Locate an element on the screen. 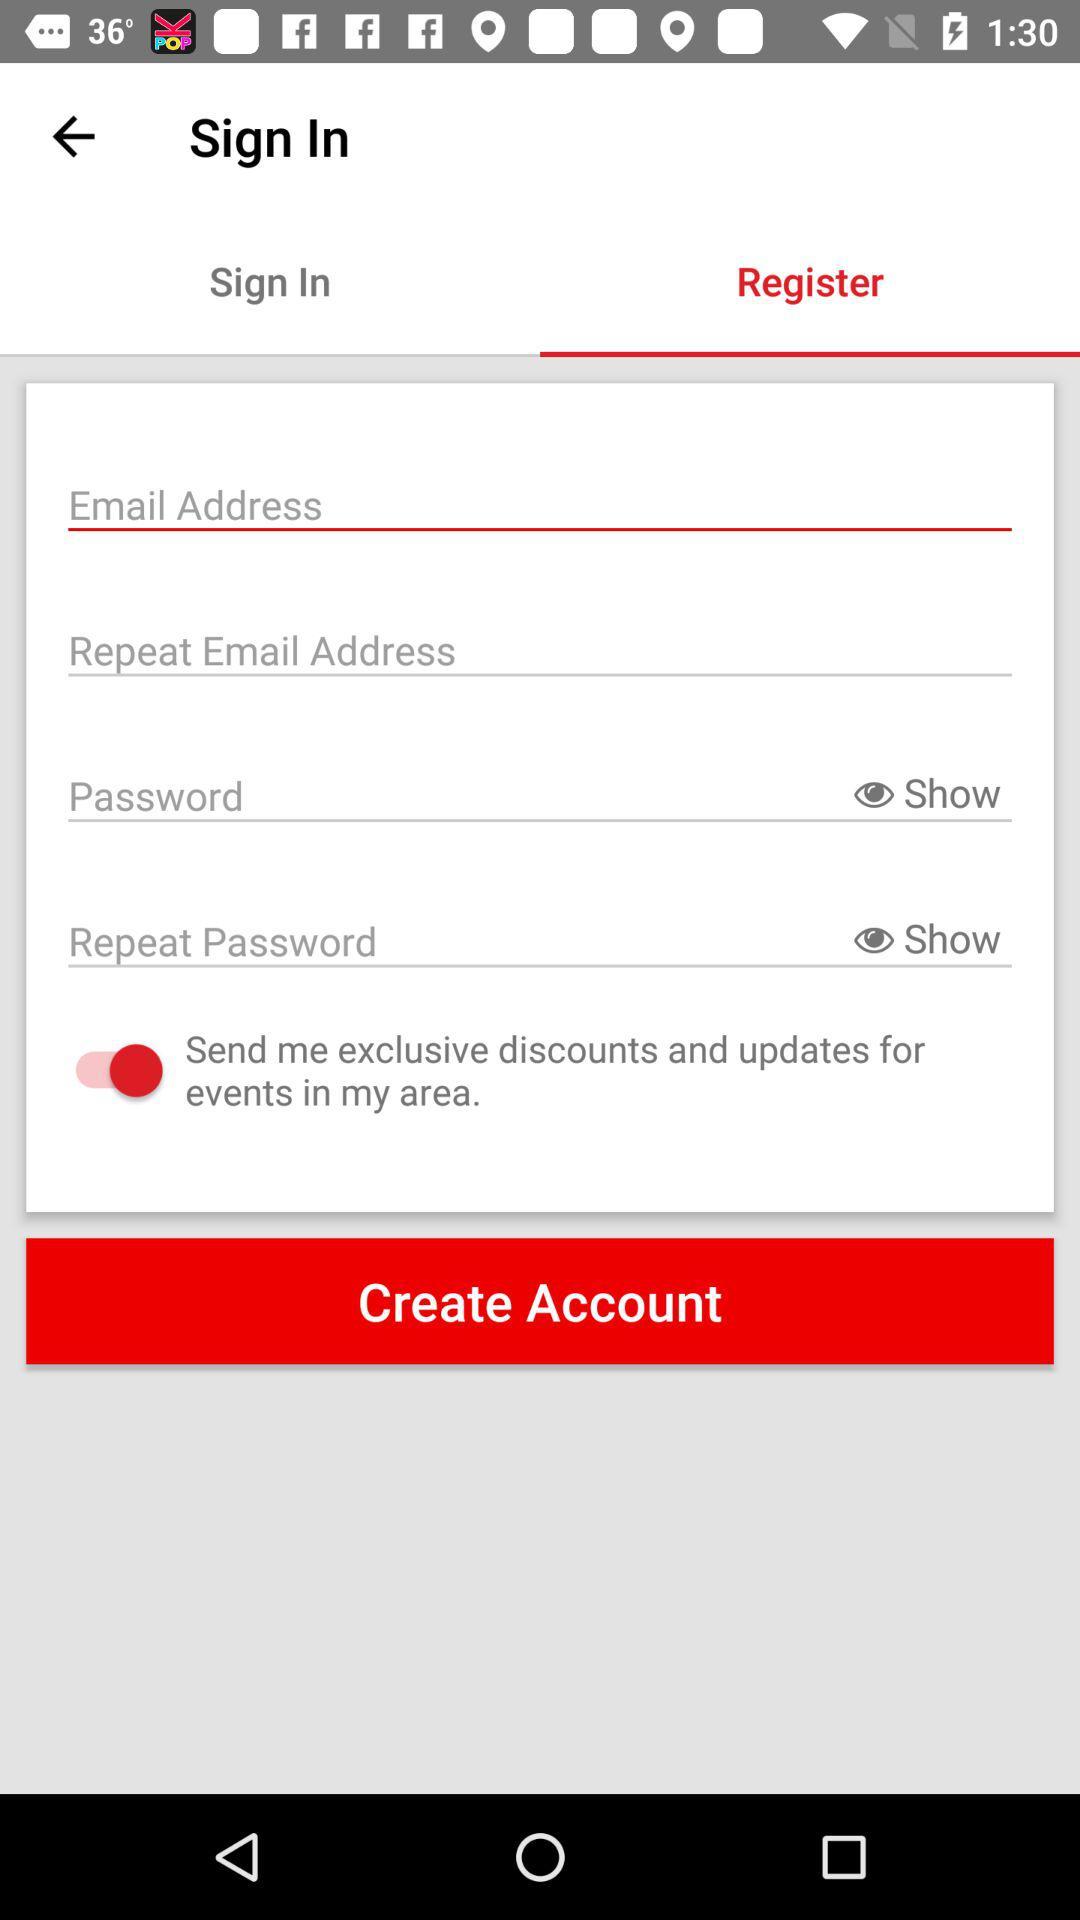 Image resolution: width=1080 pixels, height=1920 pixels. password confirmation is located at coordinates (540, 938).